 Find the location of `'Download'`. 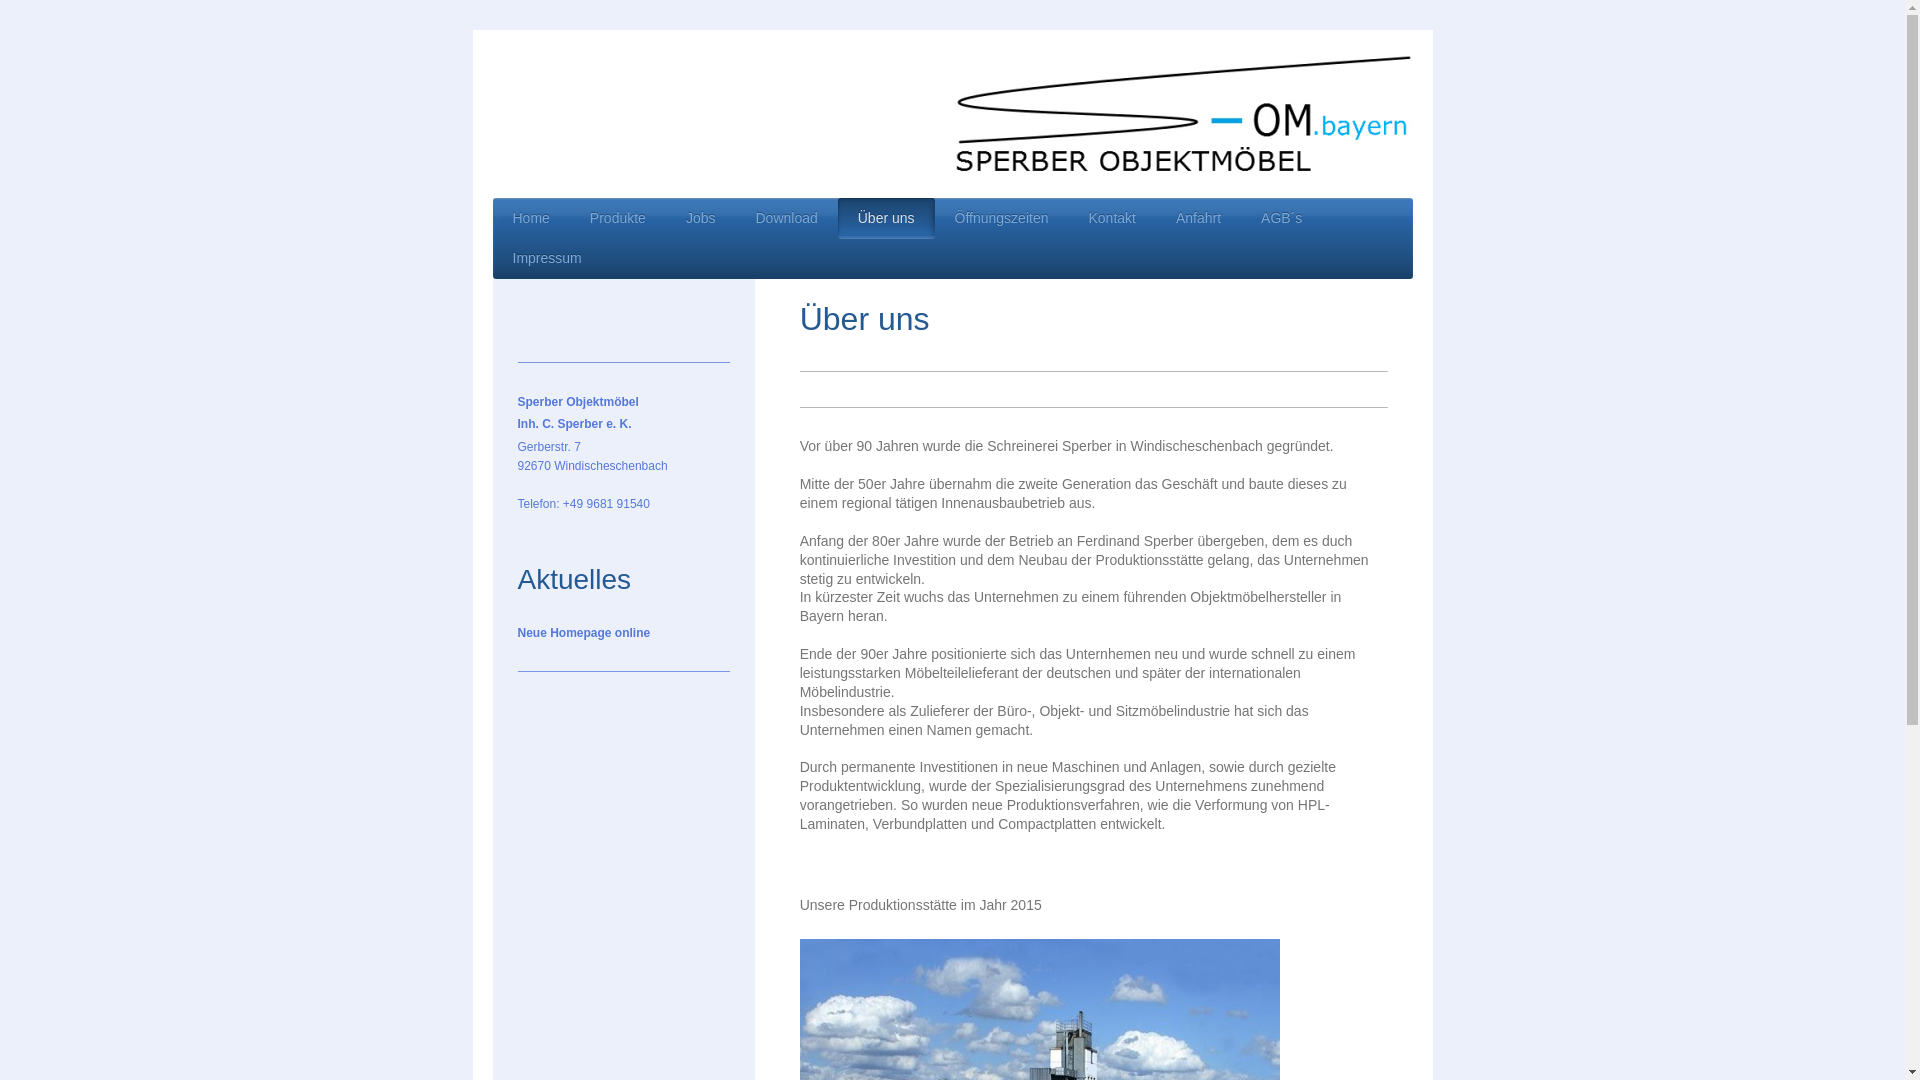

'Download' is located at coordinates (733, 218).